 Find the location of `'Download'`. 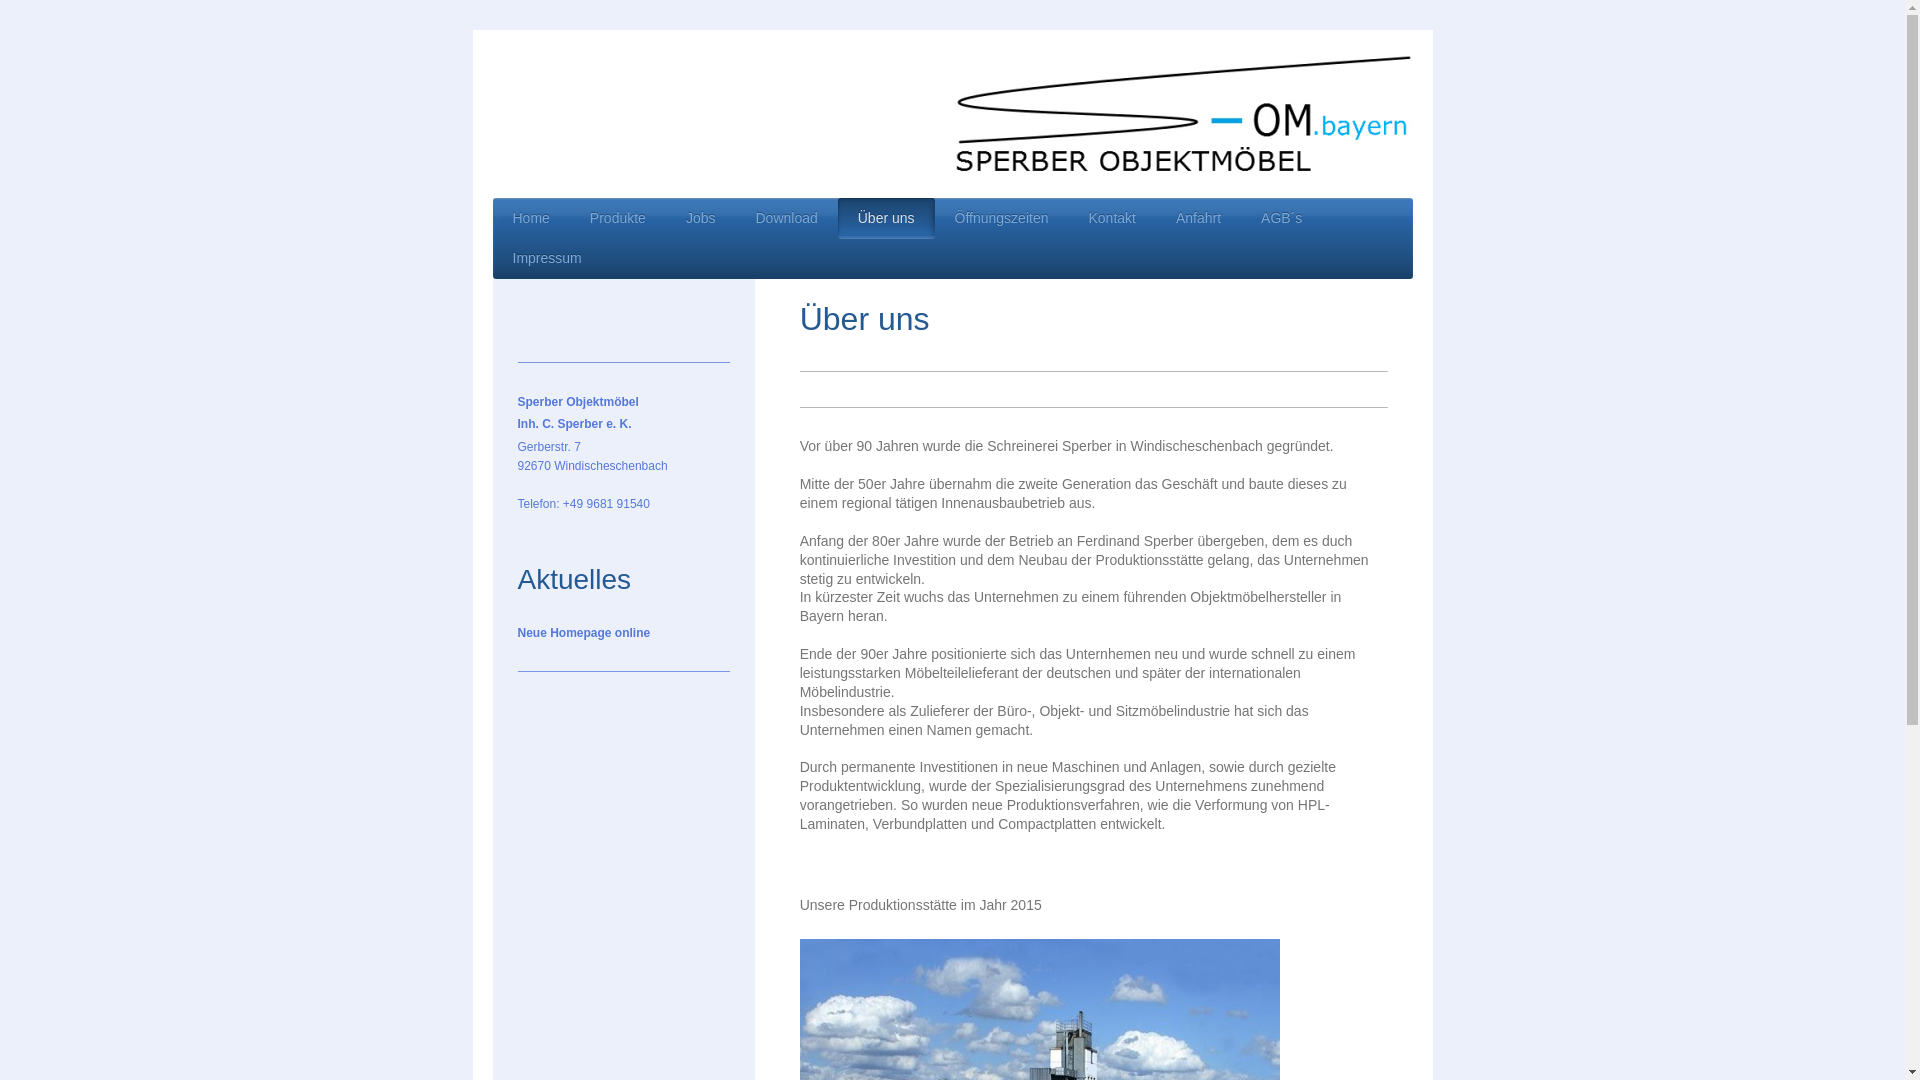

'Download' is located at coordinates (733, 218).